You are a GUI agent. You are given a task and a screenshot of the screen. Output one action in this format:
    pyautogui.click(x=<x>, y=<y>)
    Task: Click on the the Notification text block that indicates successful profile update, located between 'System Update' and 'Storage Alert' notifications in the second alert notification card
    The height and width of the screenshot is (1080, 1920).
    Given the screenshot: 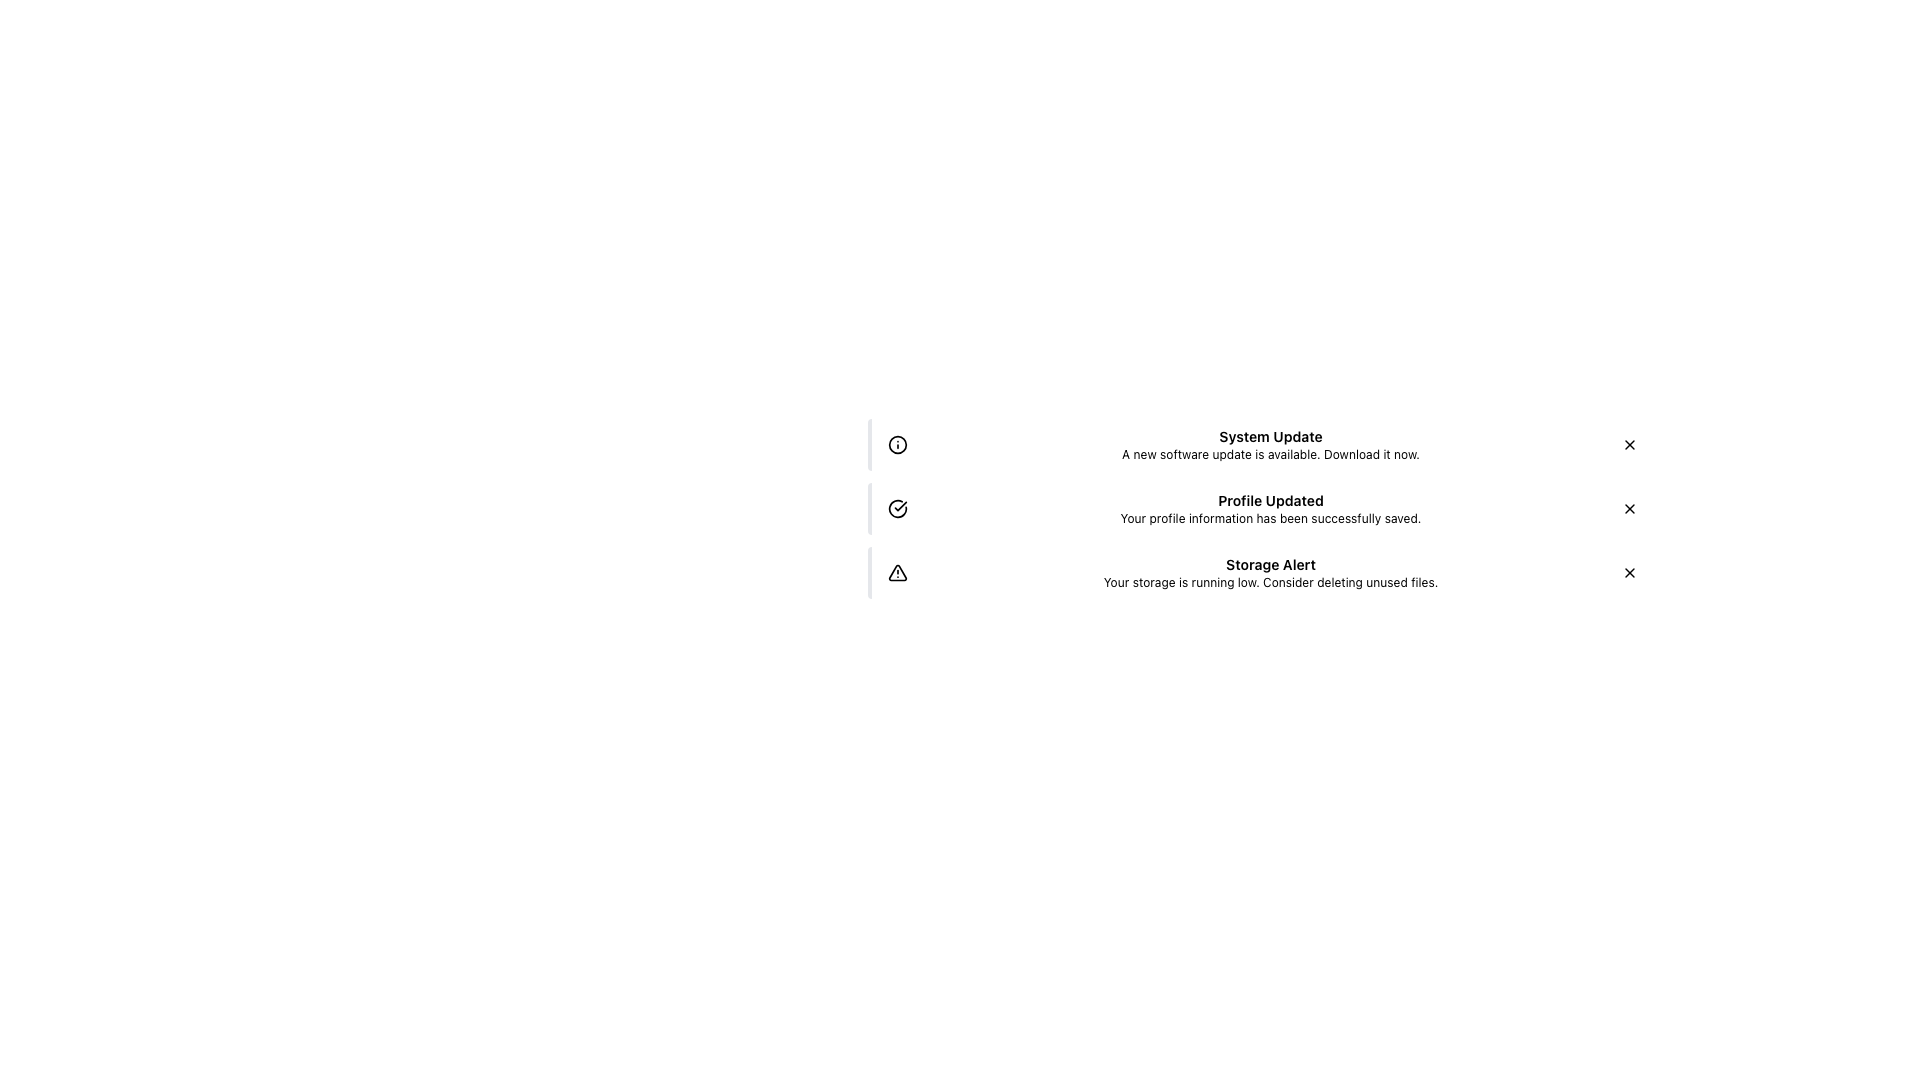 What is the action you would take?
    pyautogui.click(x=1270, y=508)
    